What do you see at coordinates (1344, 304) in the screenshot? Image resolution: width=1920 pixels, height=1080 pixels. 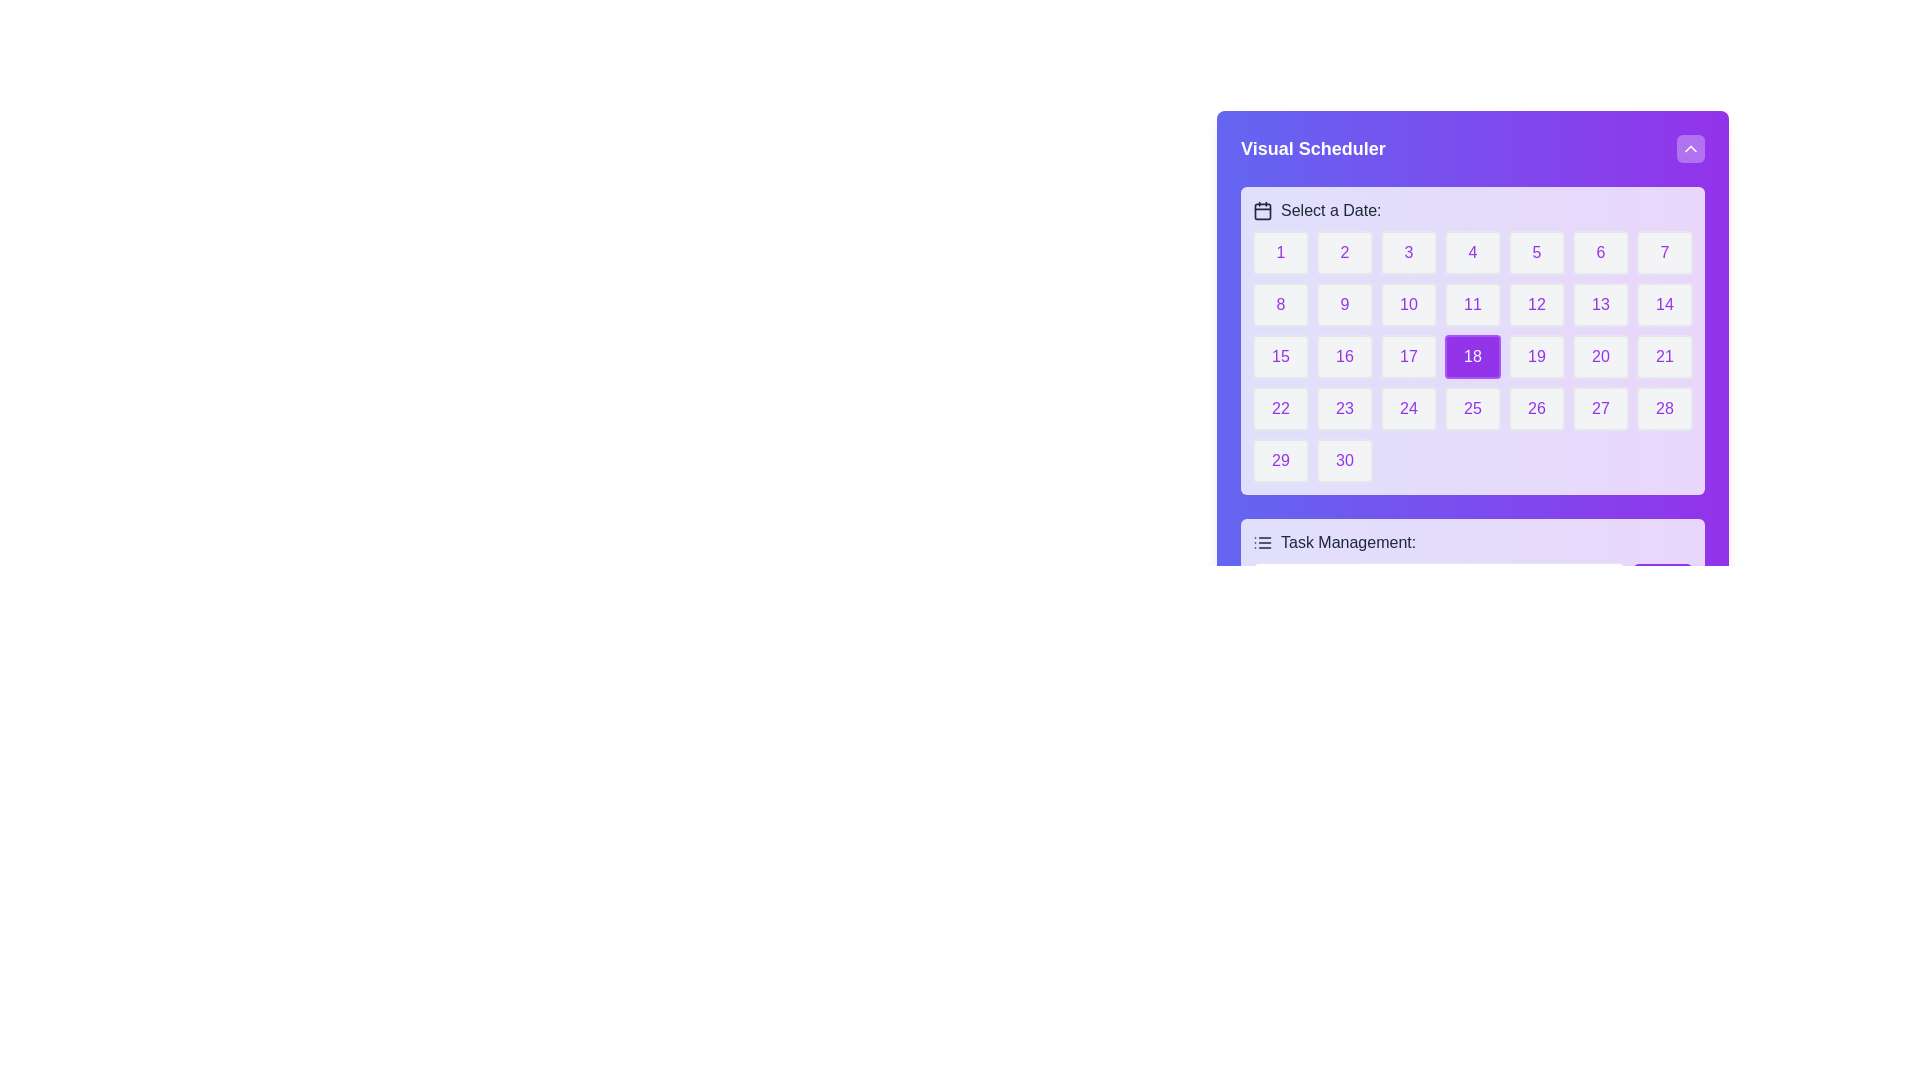 I see `the selectable button located in the second row and second column of the calendar widget under 'Select a Date'` at bounding box center [1344, 304].